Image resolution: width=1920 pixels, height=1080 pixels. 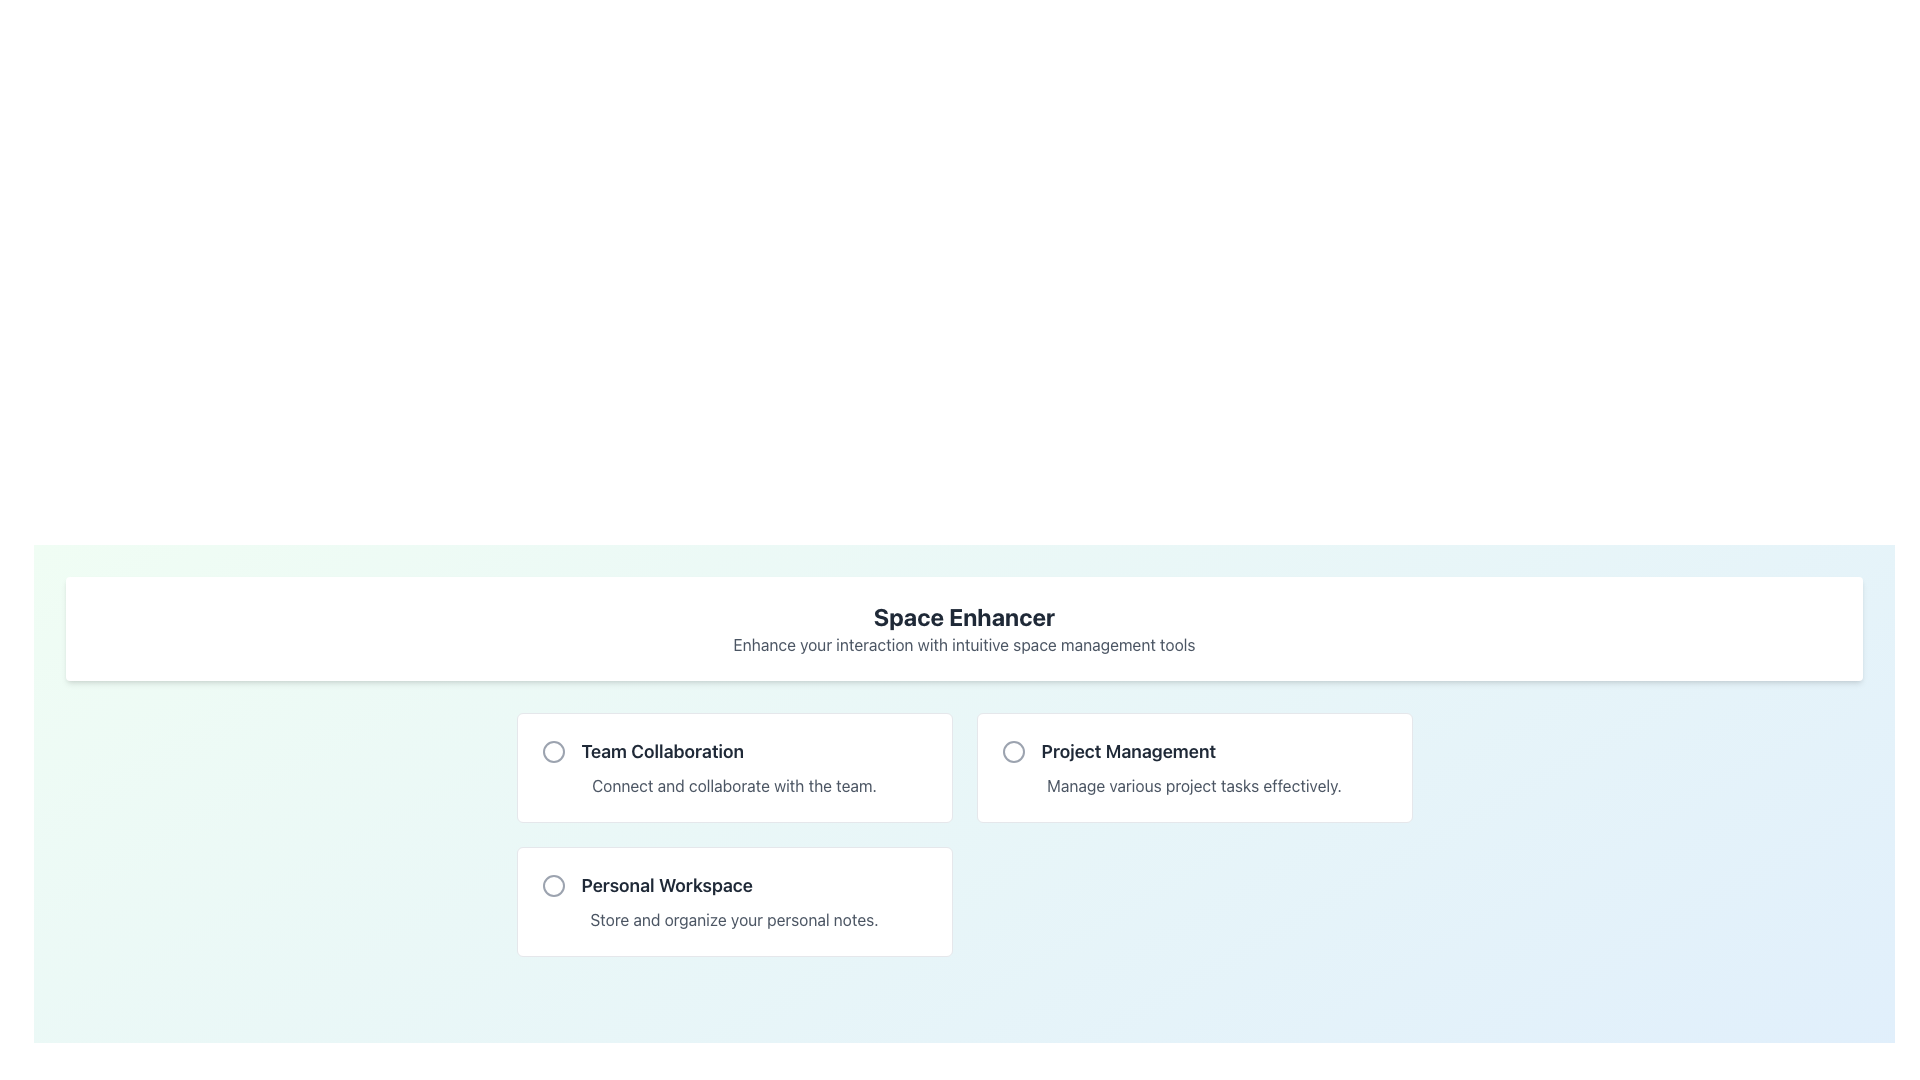 I want to click on the circular icon representing the 'Team Collaboration' option, located to the left of the text 'Team Collaboration', so click(x=553, y=752).